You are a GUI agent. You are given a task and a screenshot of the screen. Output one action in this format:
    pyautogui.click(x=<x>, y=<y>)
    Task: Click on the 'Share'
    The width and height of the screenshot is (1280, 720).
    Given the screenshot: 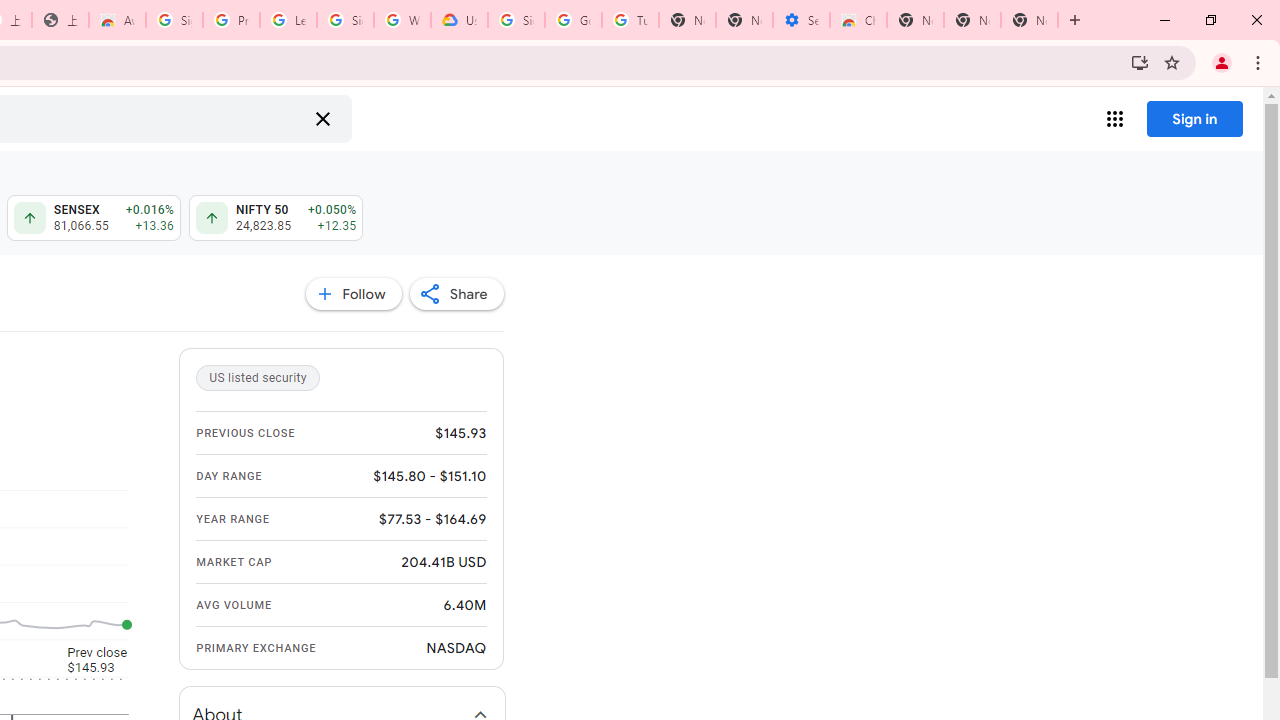 What is the action you would take?
    pyautogui.click(x=455, y=294)
    